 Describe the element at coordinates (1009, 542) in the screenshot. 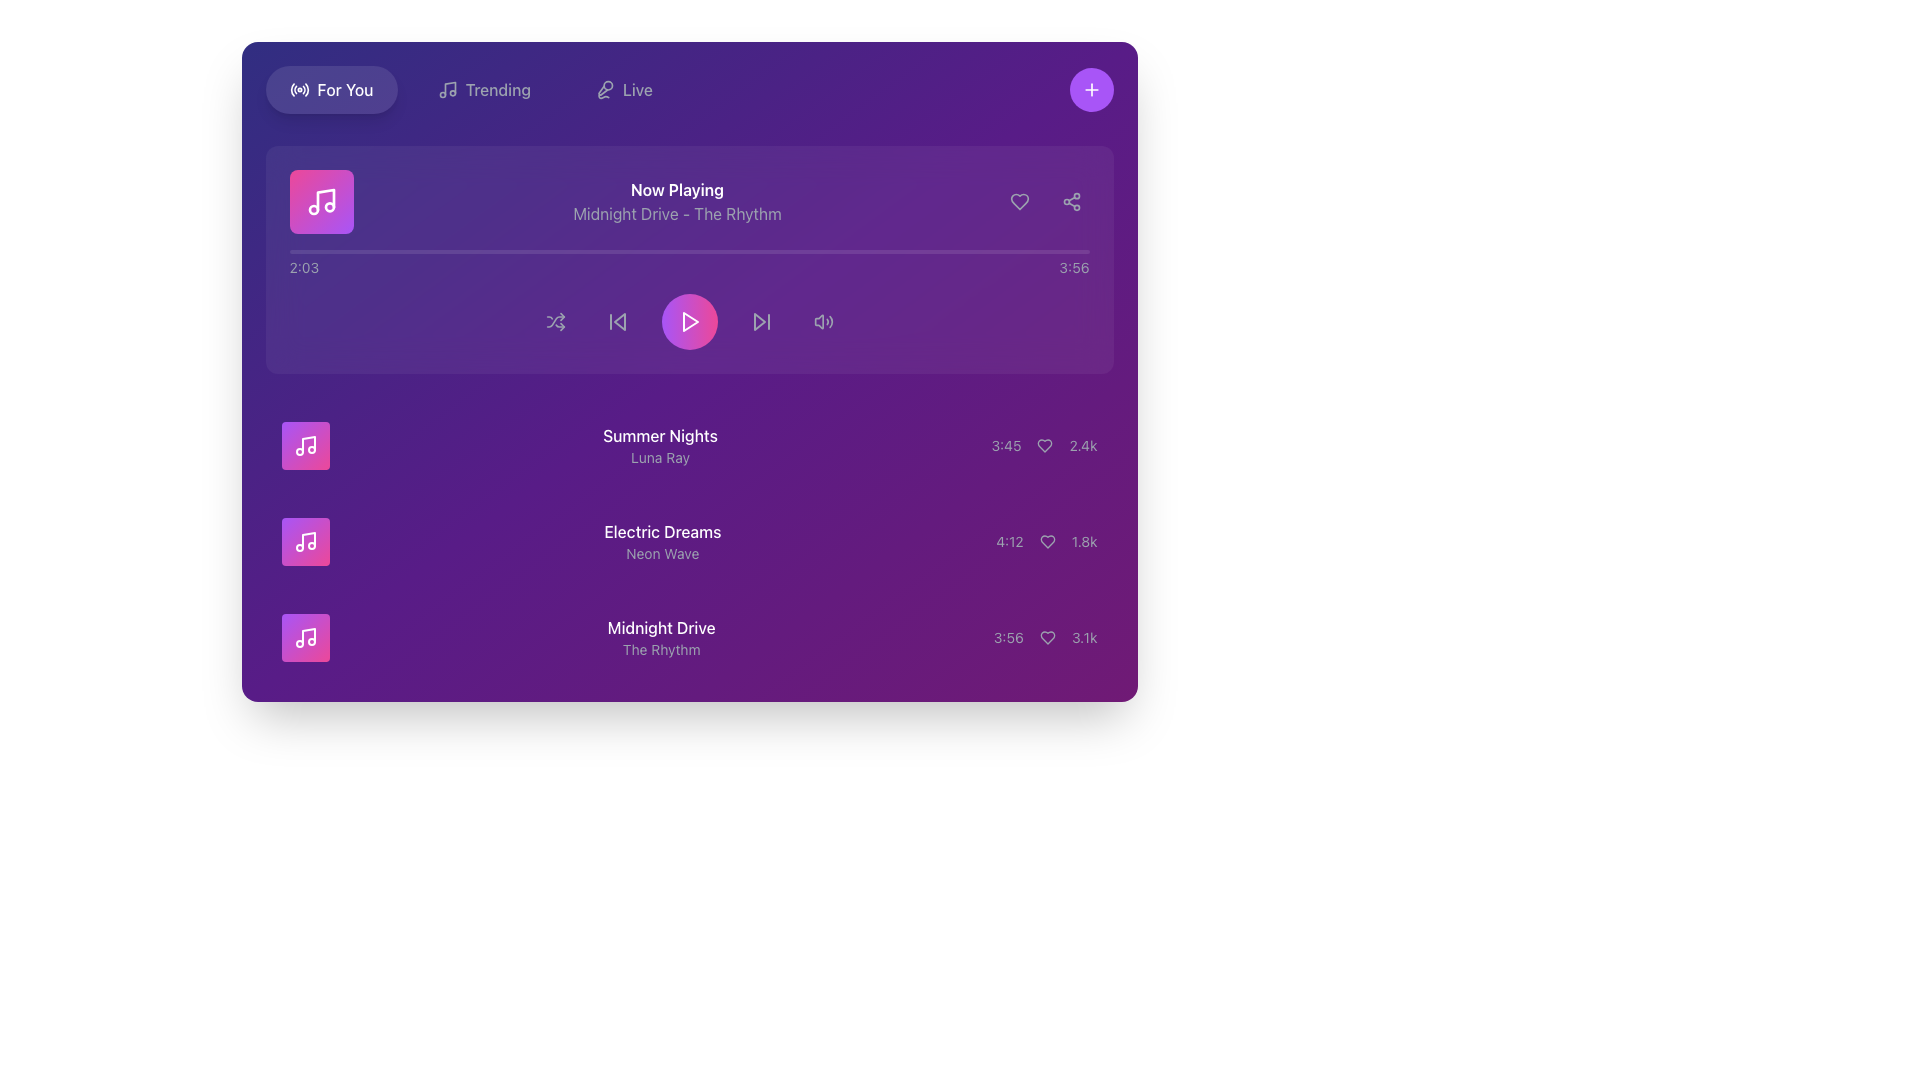

I see `displayed time from the small text label showing '4:12', which is located in the music-related interface, positioned to the left of a heart icon and numerical text '1.8k'` at that location.